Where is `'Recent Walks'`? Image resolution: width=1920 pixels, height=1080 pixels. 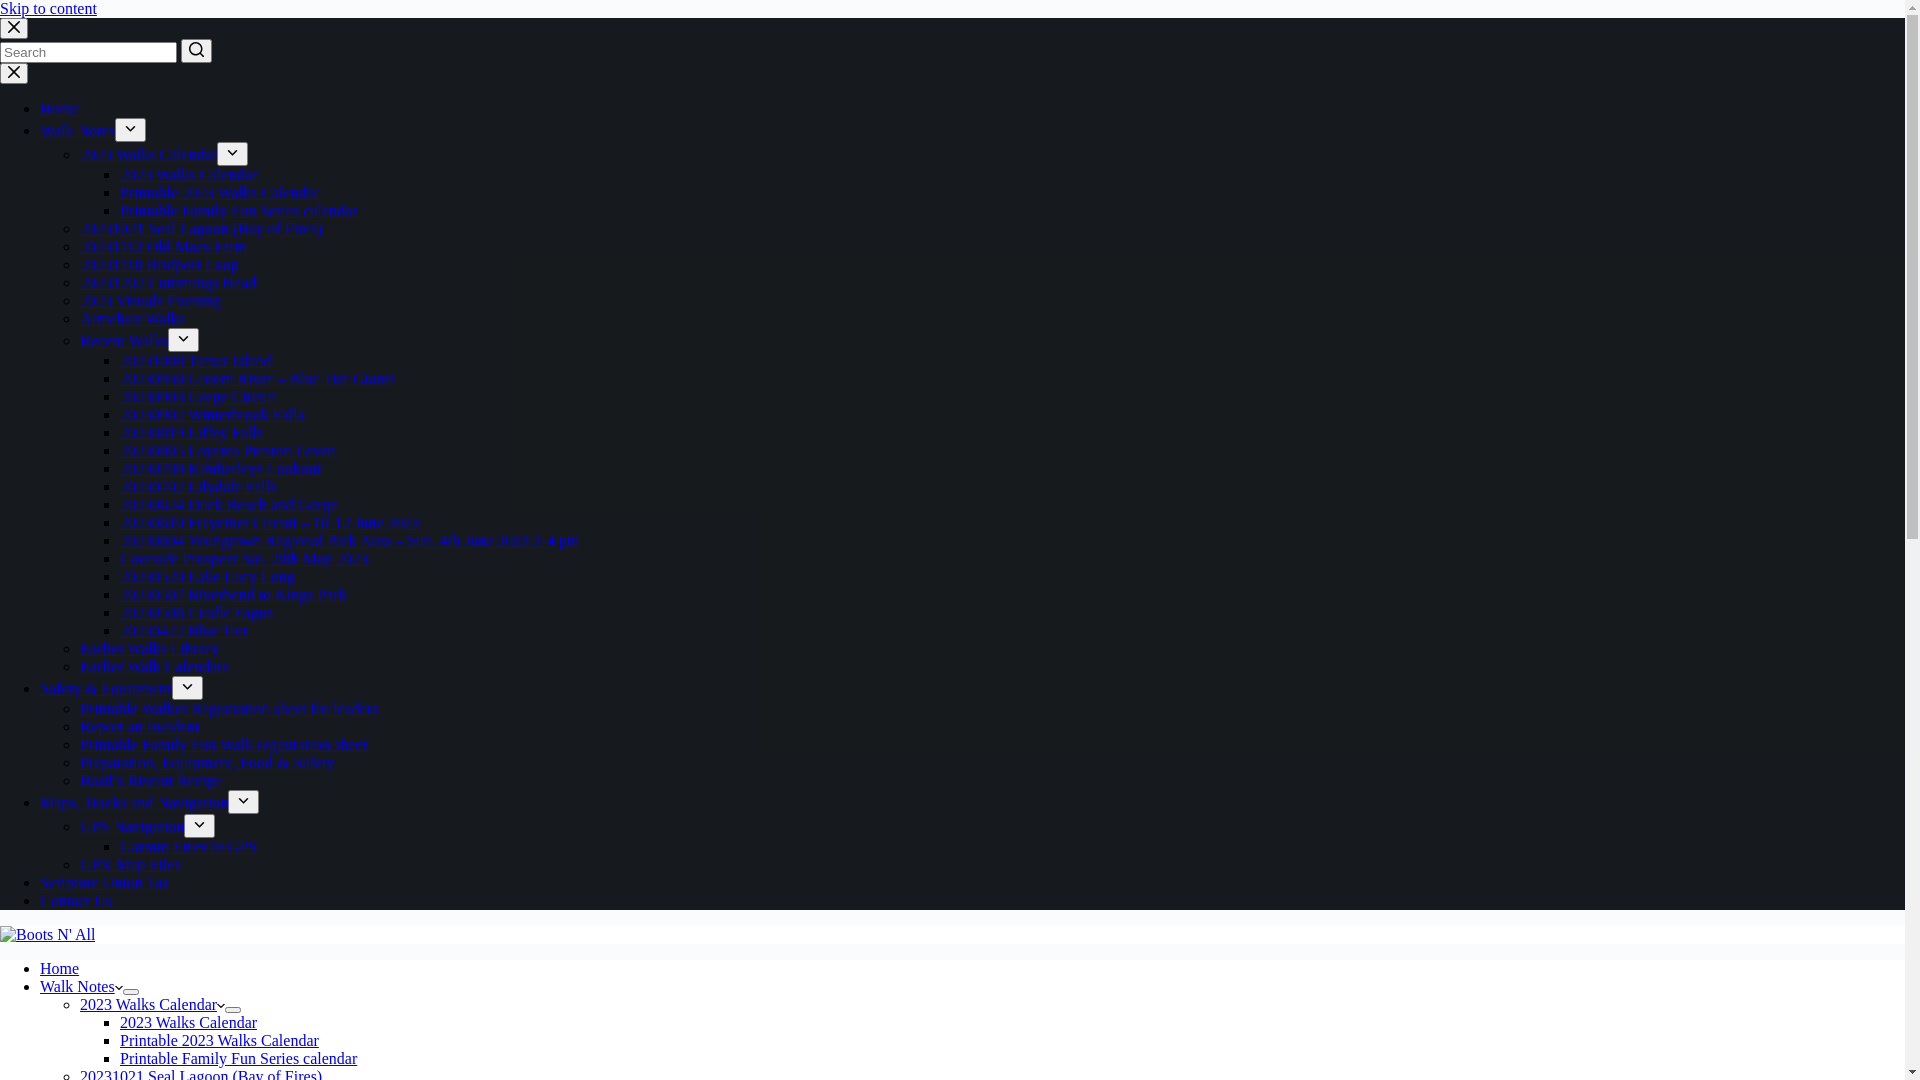 'Recent Walks' is located at coordinates (123, 339).